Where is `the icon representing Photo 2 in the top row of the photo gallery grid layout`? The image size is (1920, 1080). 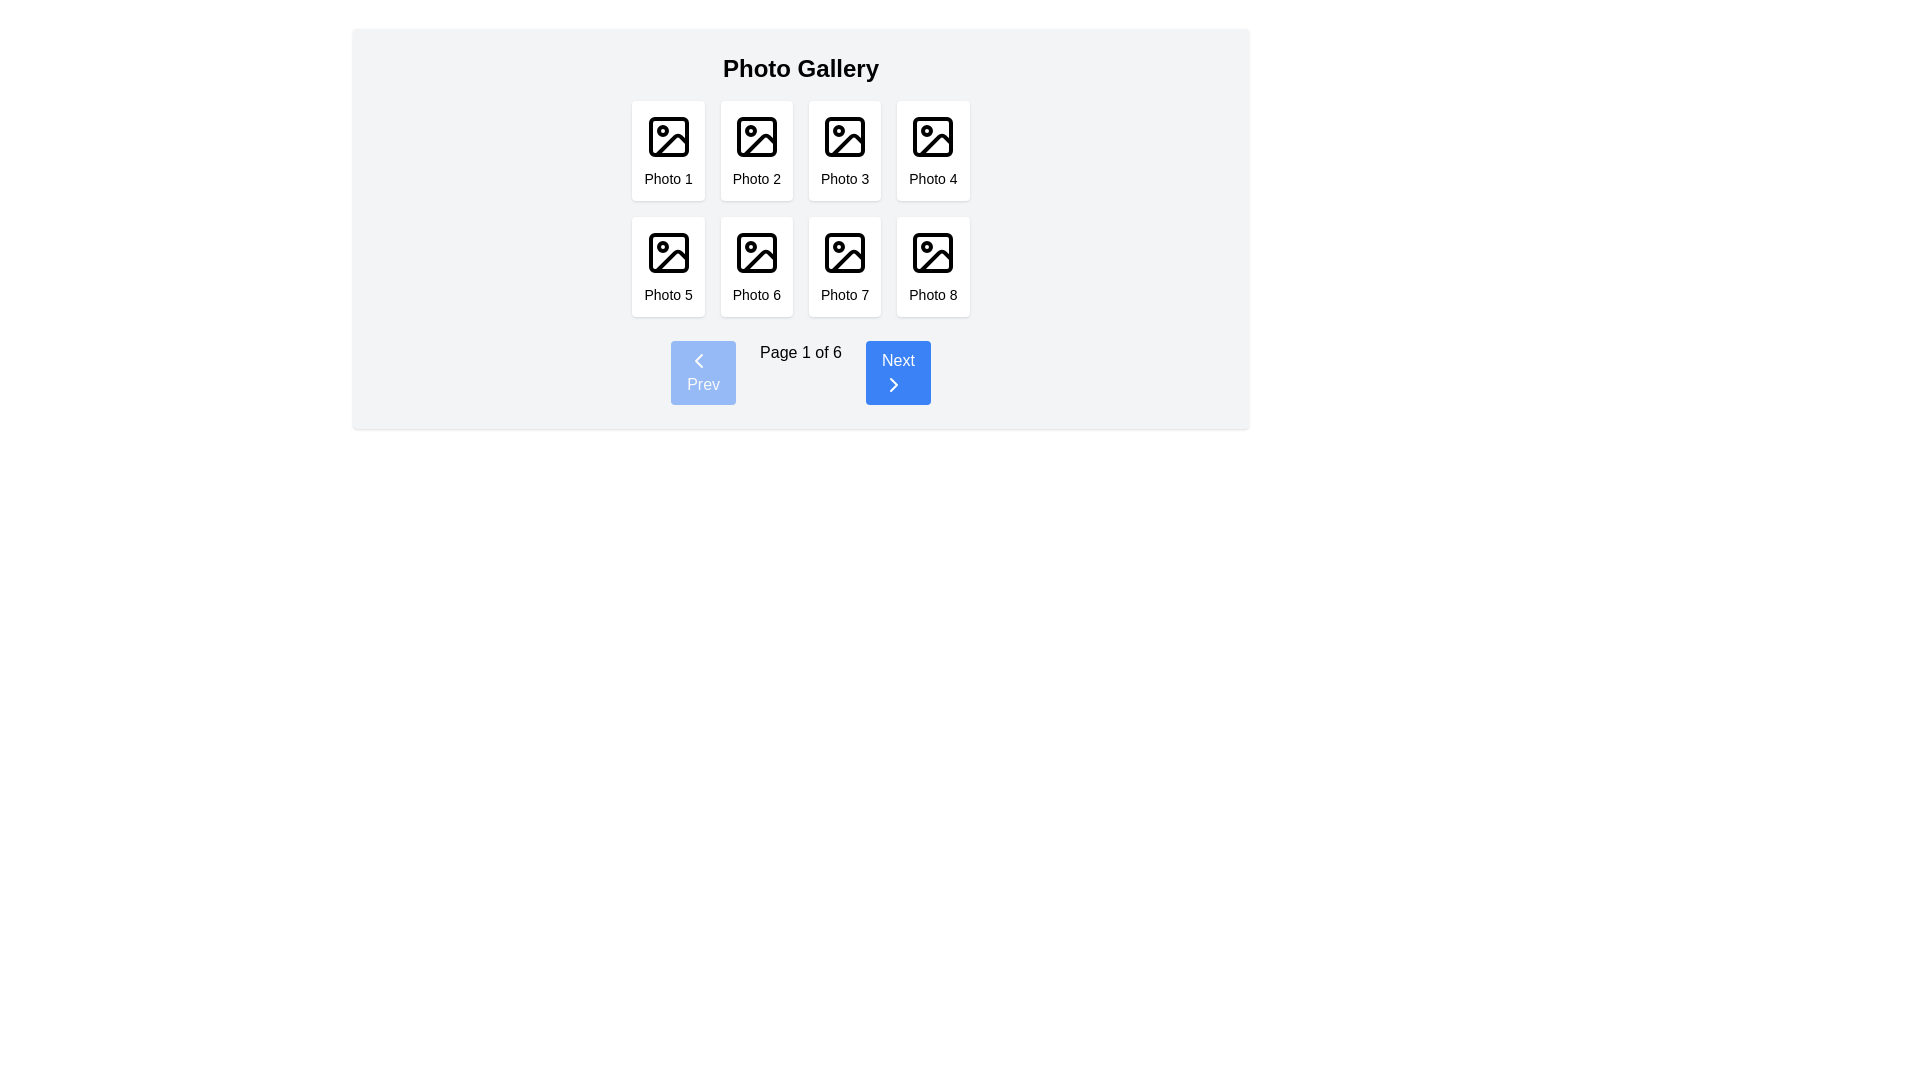 the icon representing Photo 2 in the top row of the photo gallery grid layout is located at coordinates (755, 136).